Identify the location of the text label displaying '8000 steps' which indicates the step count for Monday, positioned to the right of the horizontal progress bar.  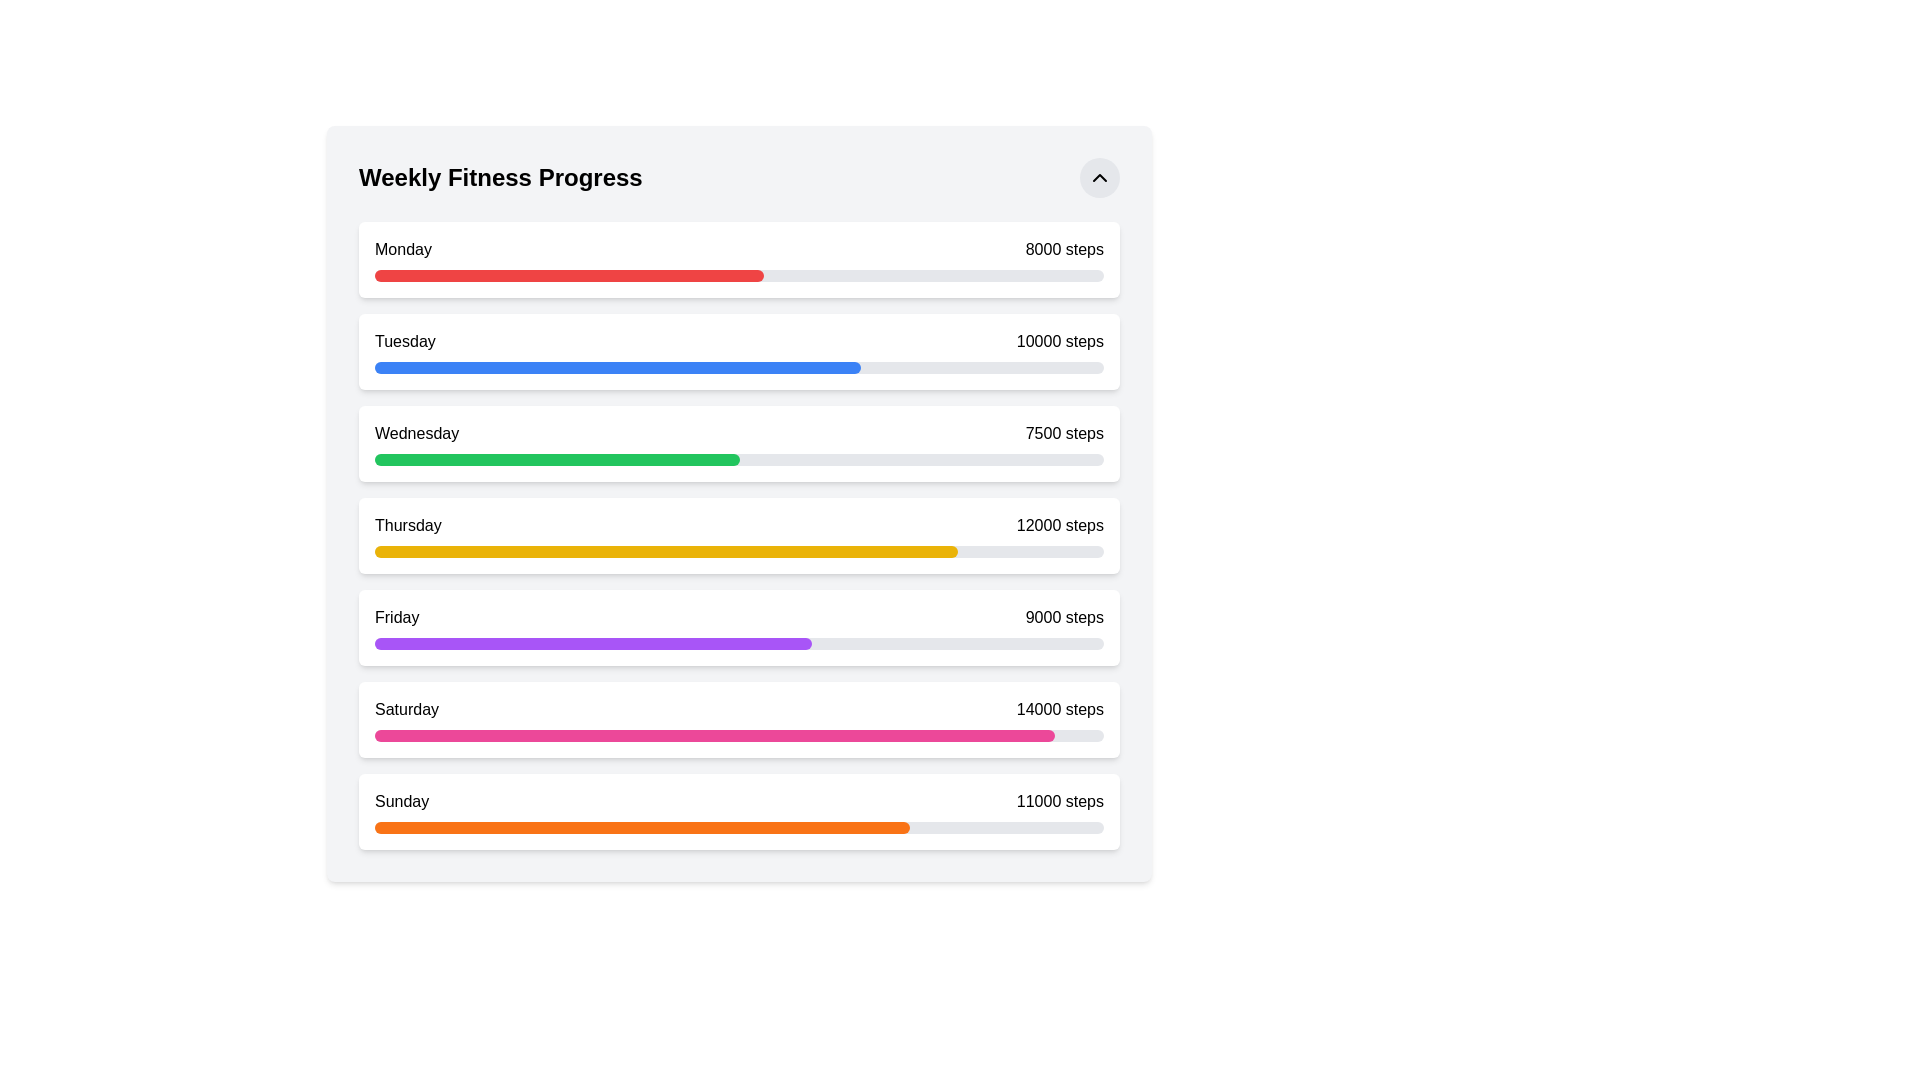
(1063, 249).